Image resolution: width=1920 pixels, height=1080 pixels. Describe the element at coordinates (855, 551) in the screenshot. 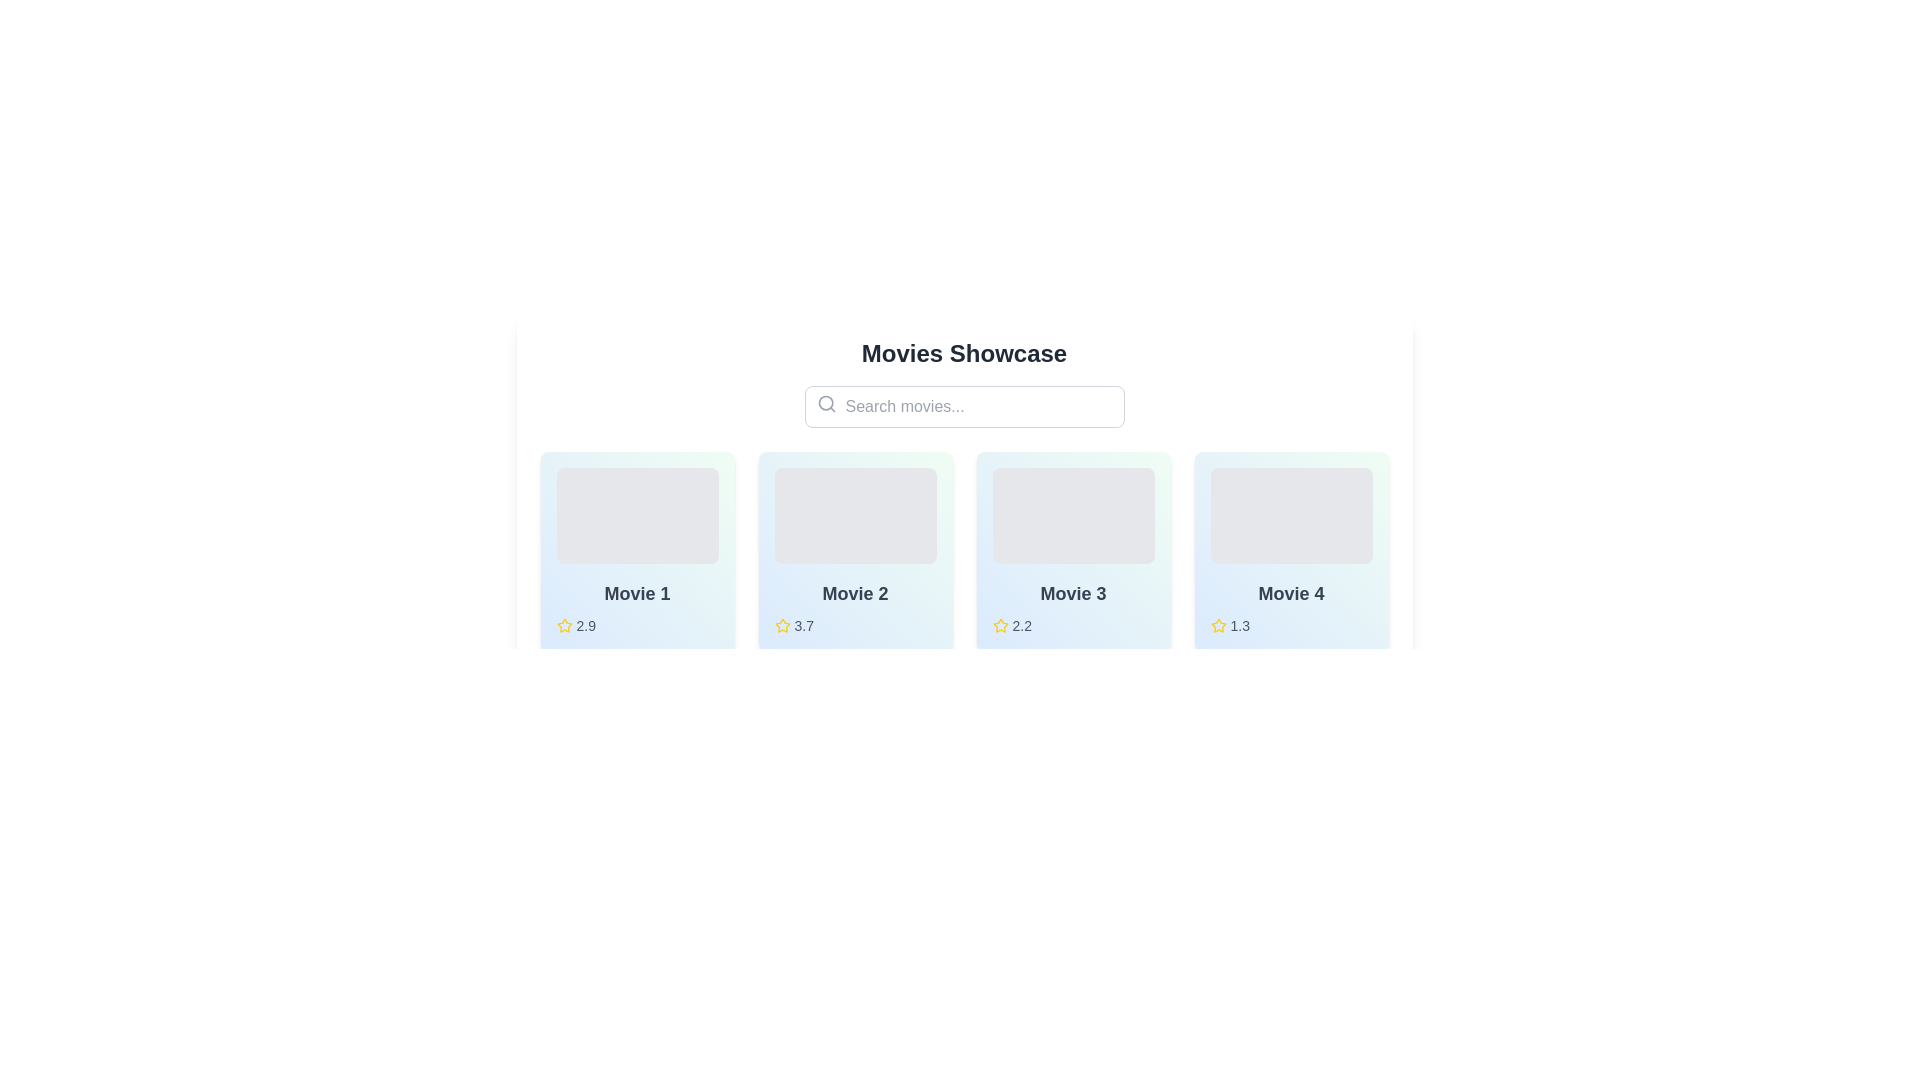

I see `the Informational Card displaying movie information for 'Movie 2' rated 3.7, which is the second card in a horizontal grid layout of movie cards` at that location.